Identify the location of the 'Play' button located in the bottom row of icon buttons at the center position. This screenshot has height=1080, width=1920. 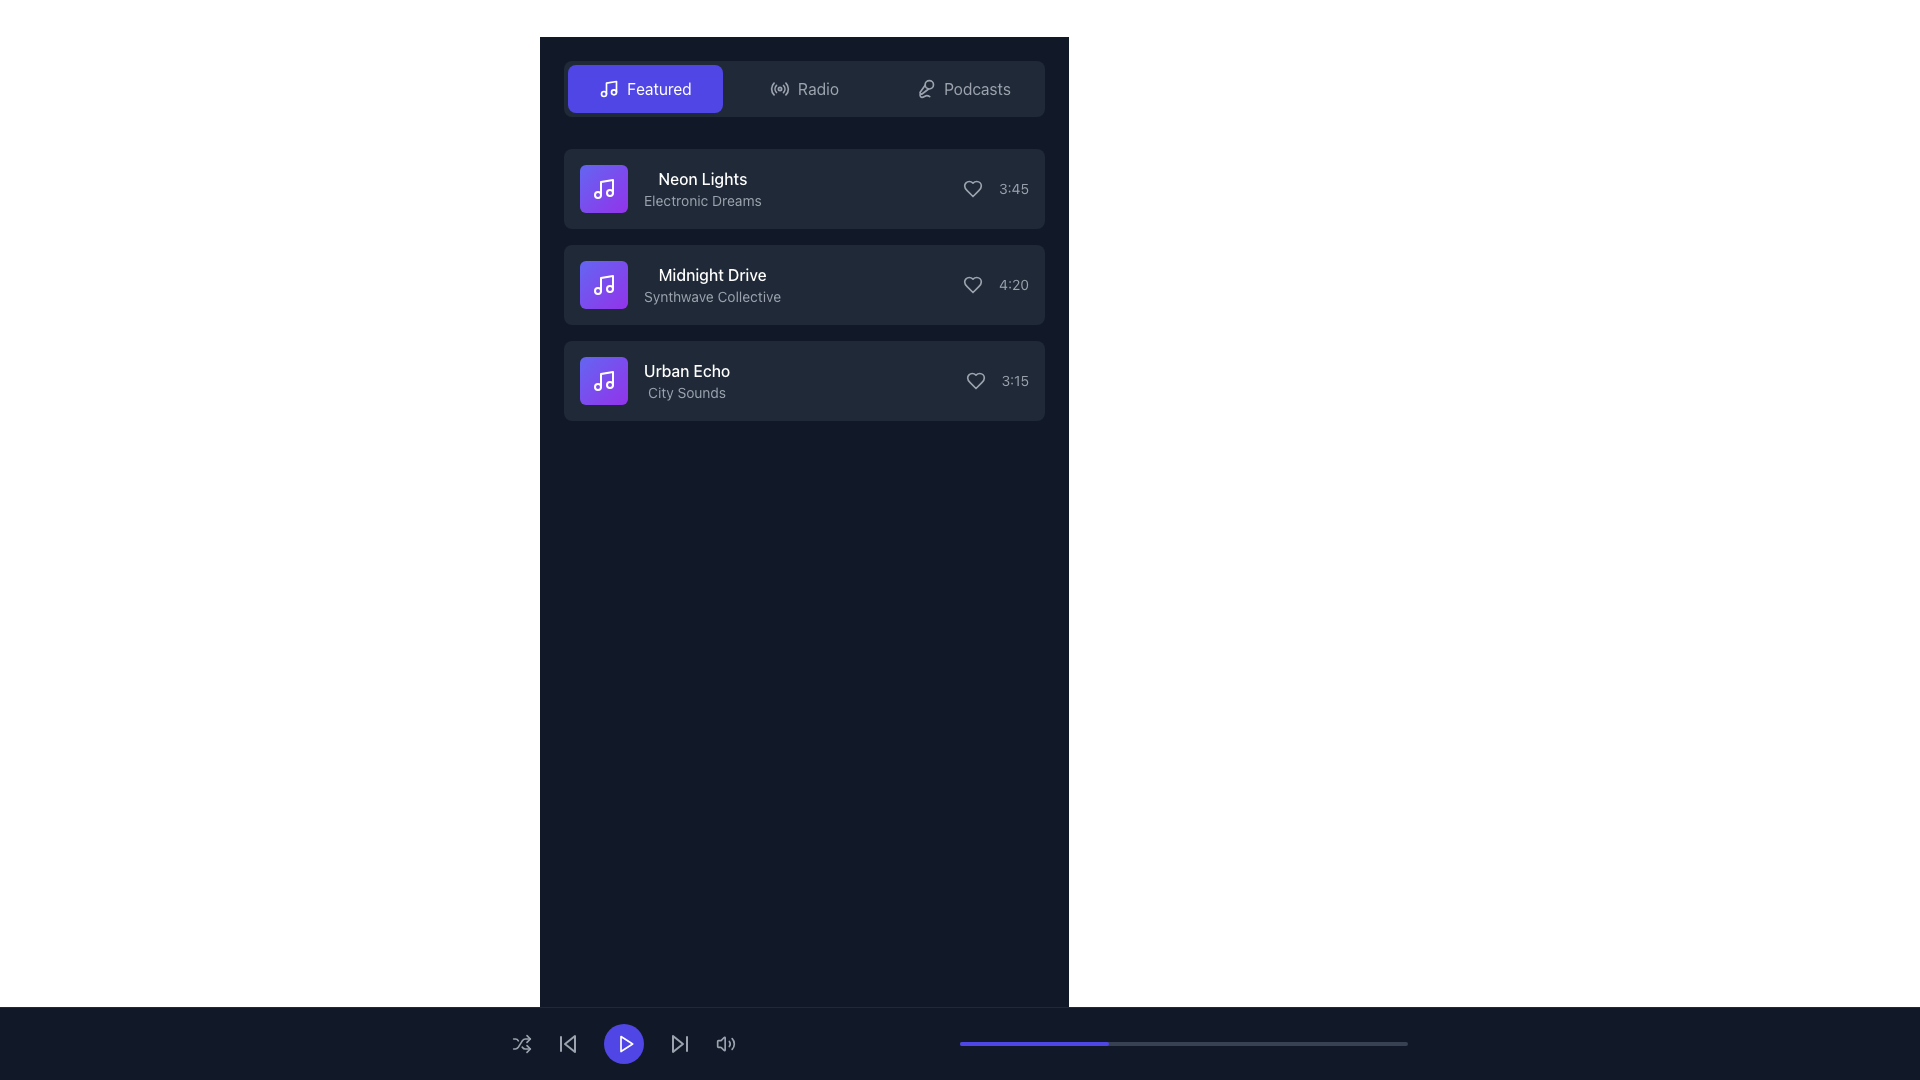
(623, 1043).